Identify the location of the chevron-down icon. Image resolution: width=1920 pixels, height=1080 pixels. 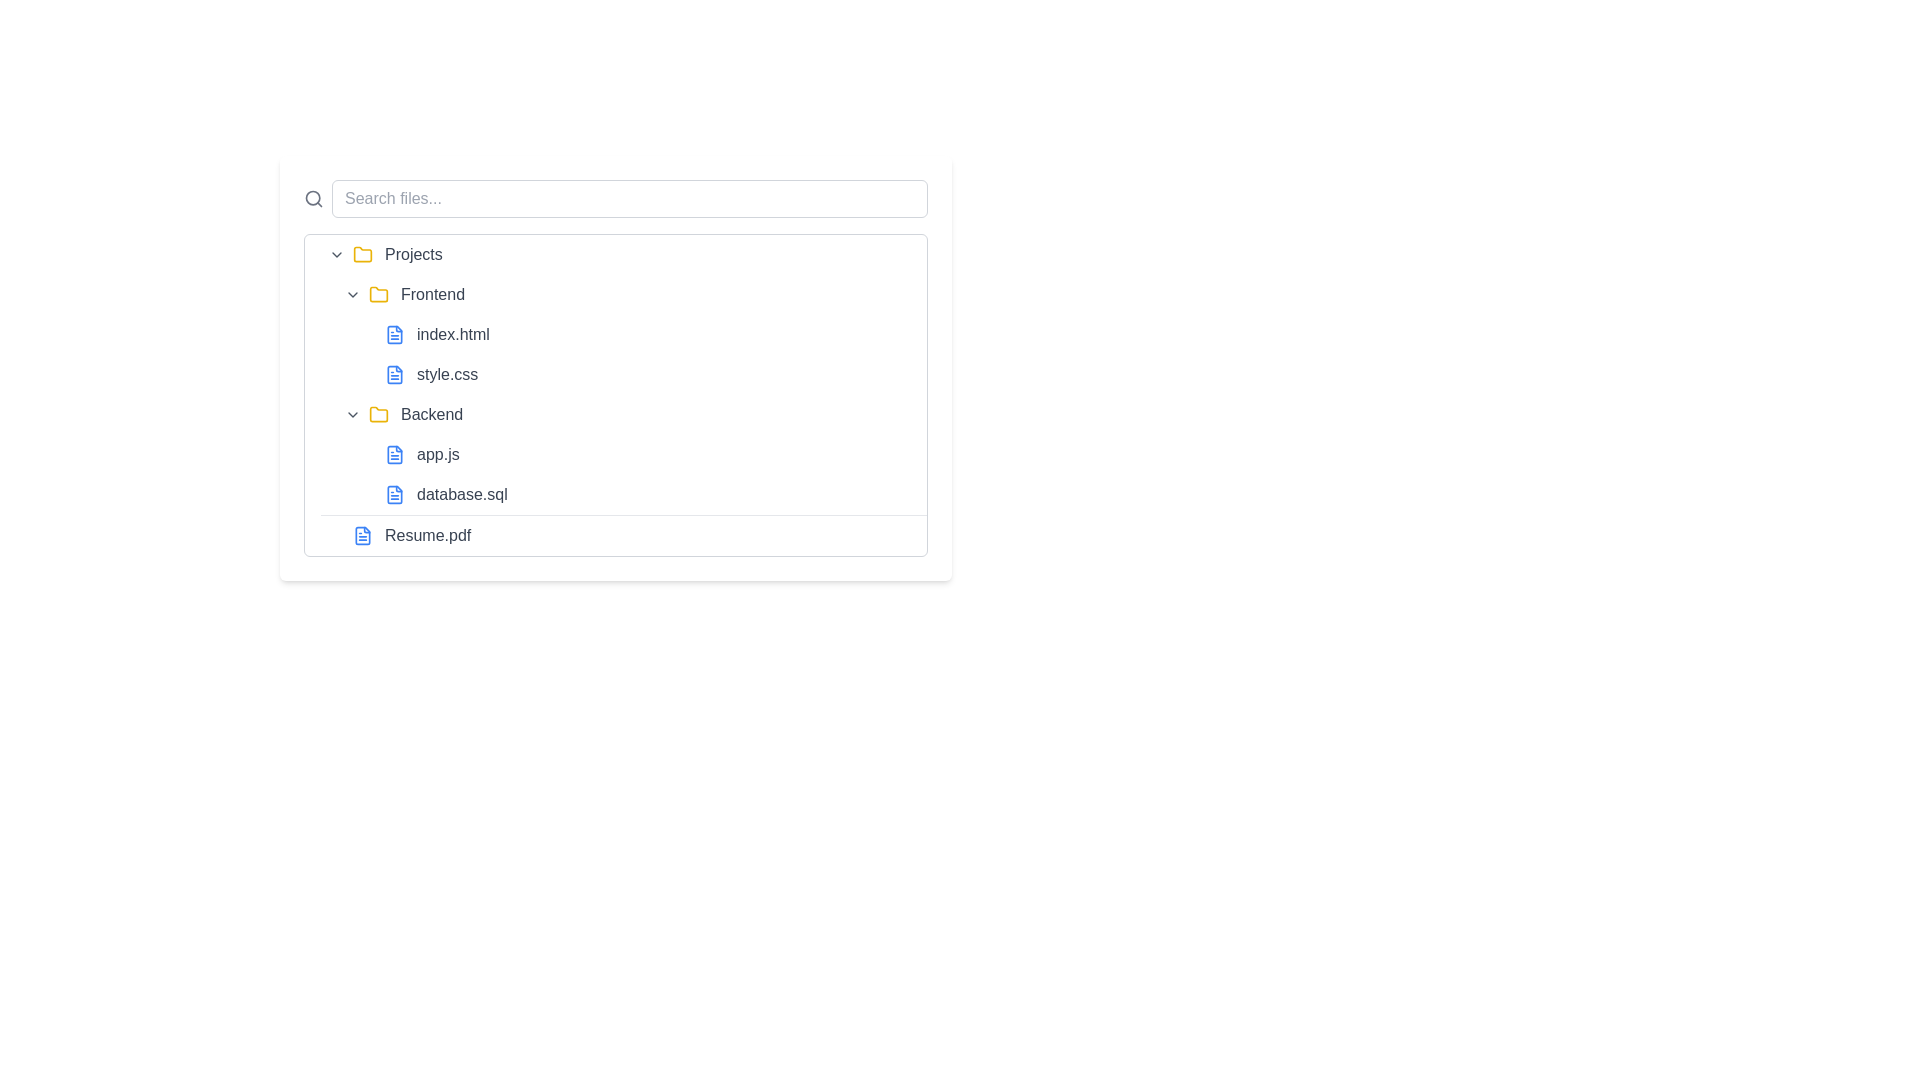
(336, 253).